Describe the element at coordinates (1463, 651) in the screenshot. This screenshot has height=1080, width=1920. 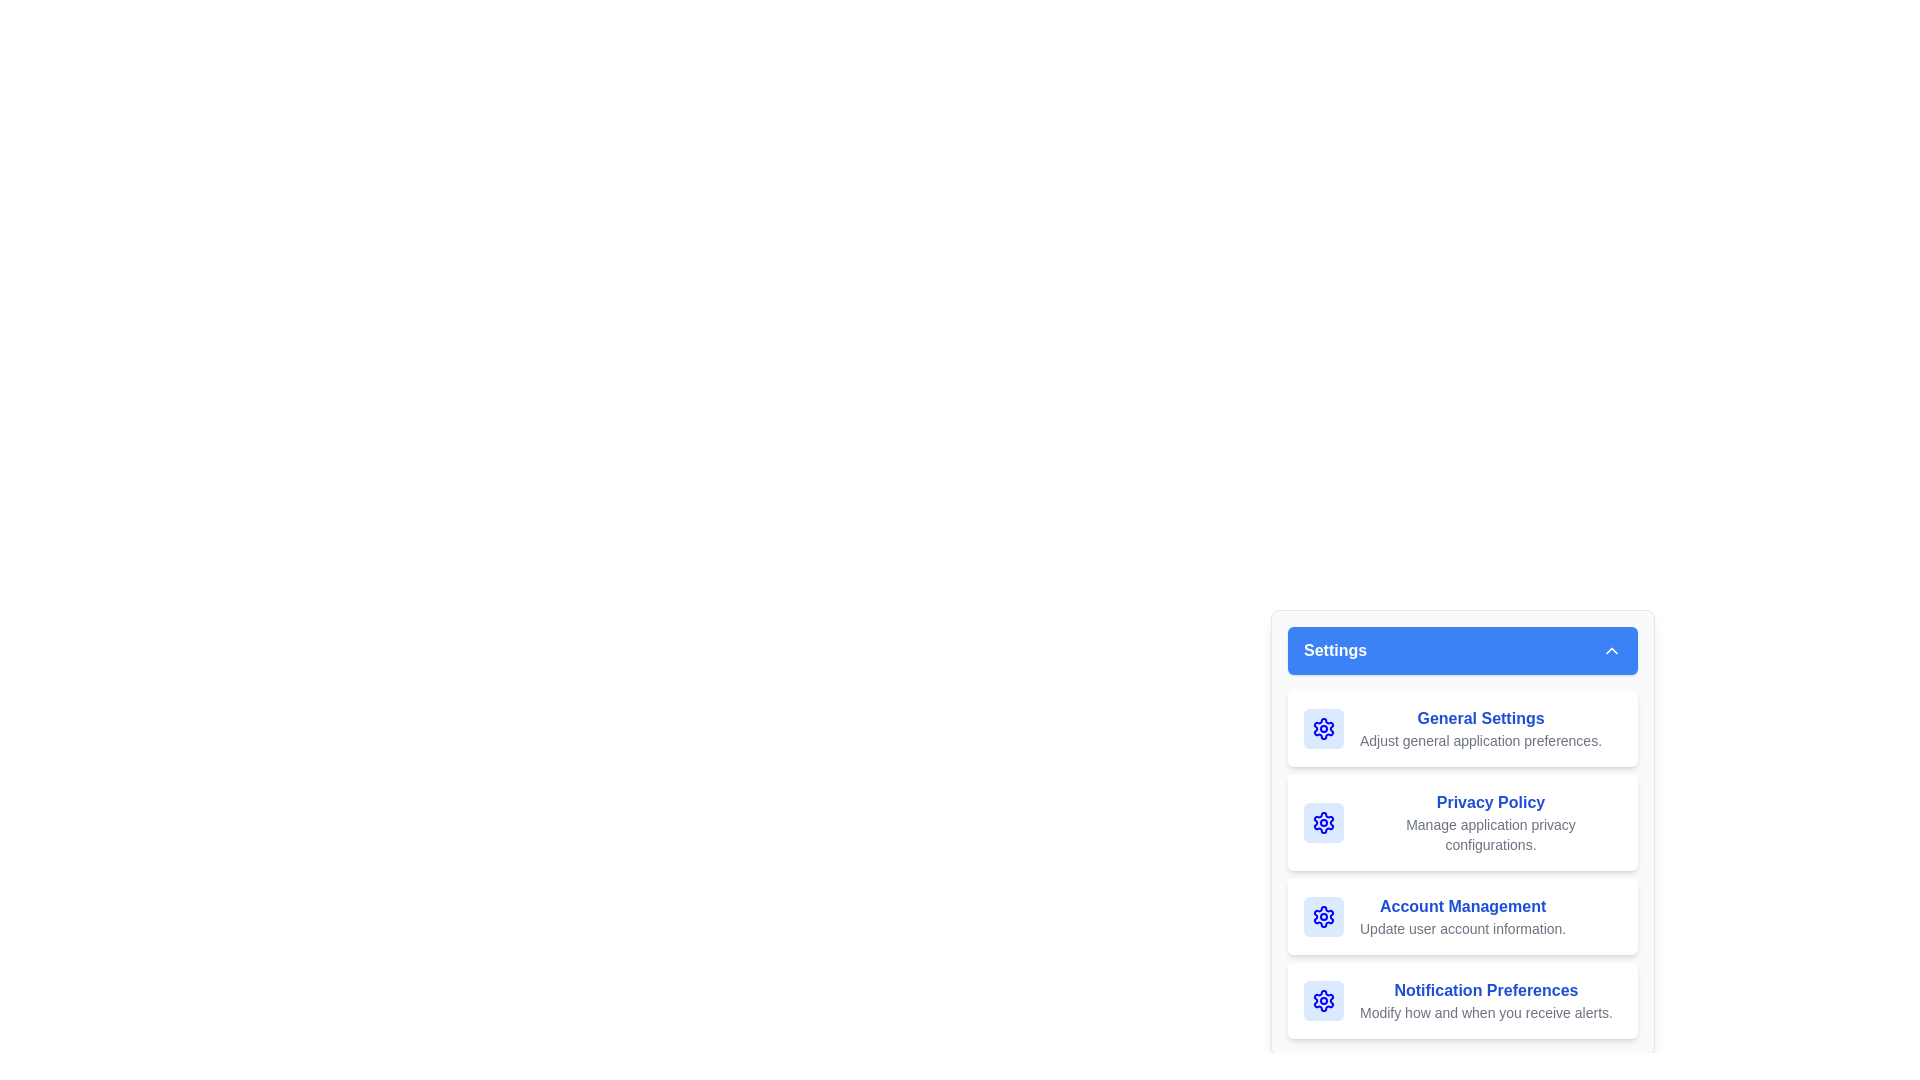
I see `the 'Settings' button to toggle the dropdown menu` at that location.